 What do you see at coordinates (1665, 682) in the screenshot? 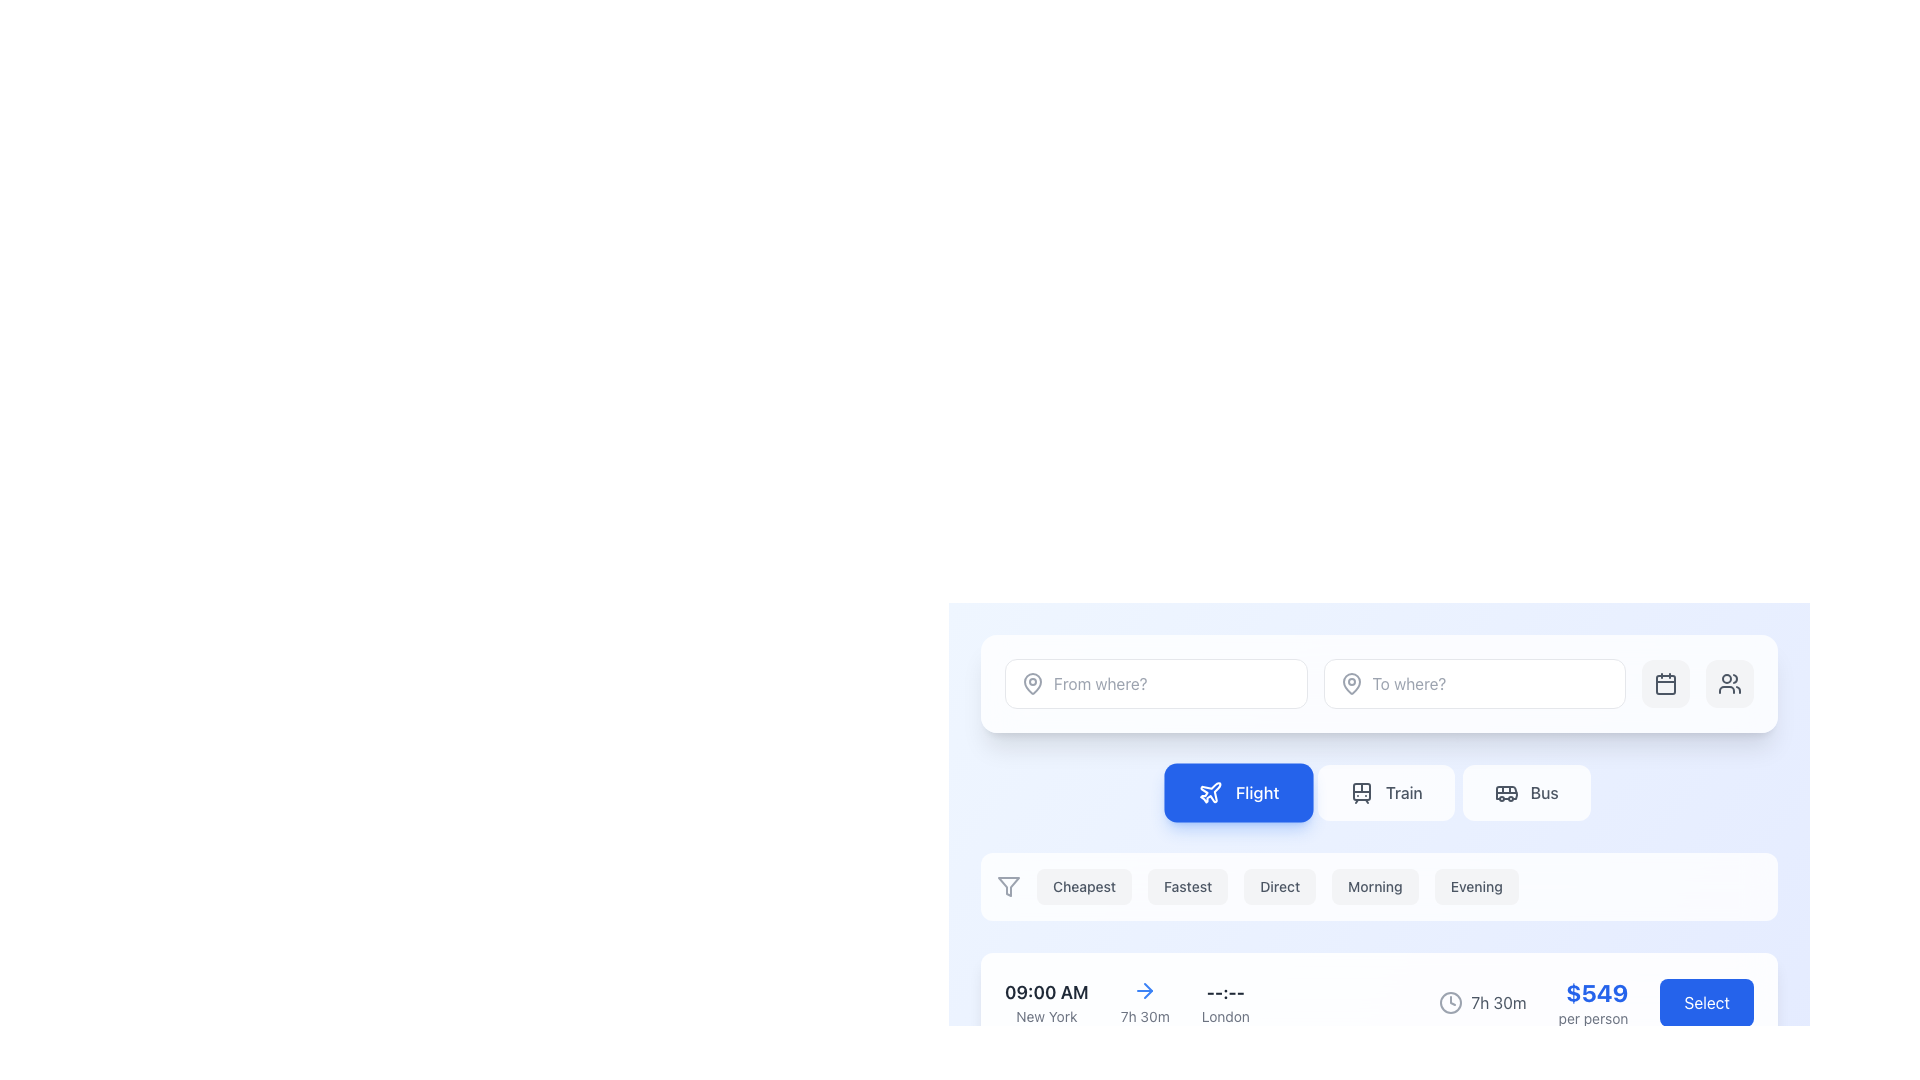
I see `the calendar icon button located in the upper section of the interface, to the immediate left of the user profile icon` at bounding box center [1665, 682].